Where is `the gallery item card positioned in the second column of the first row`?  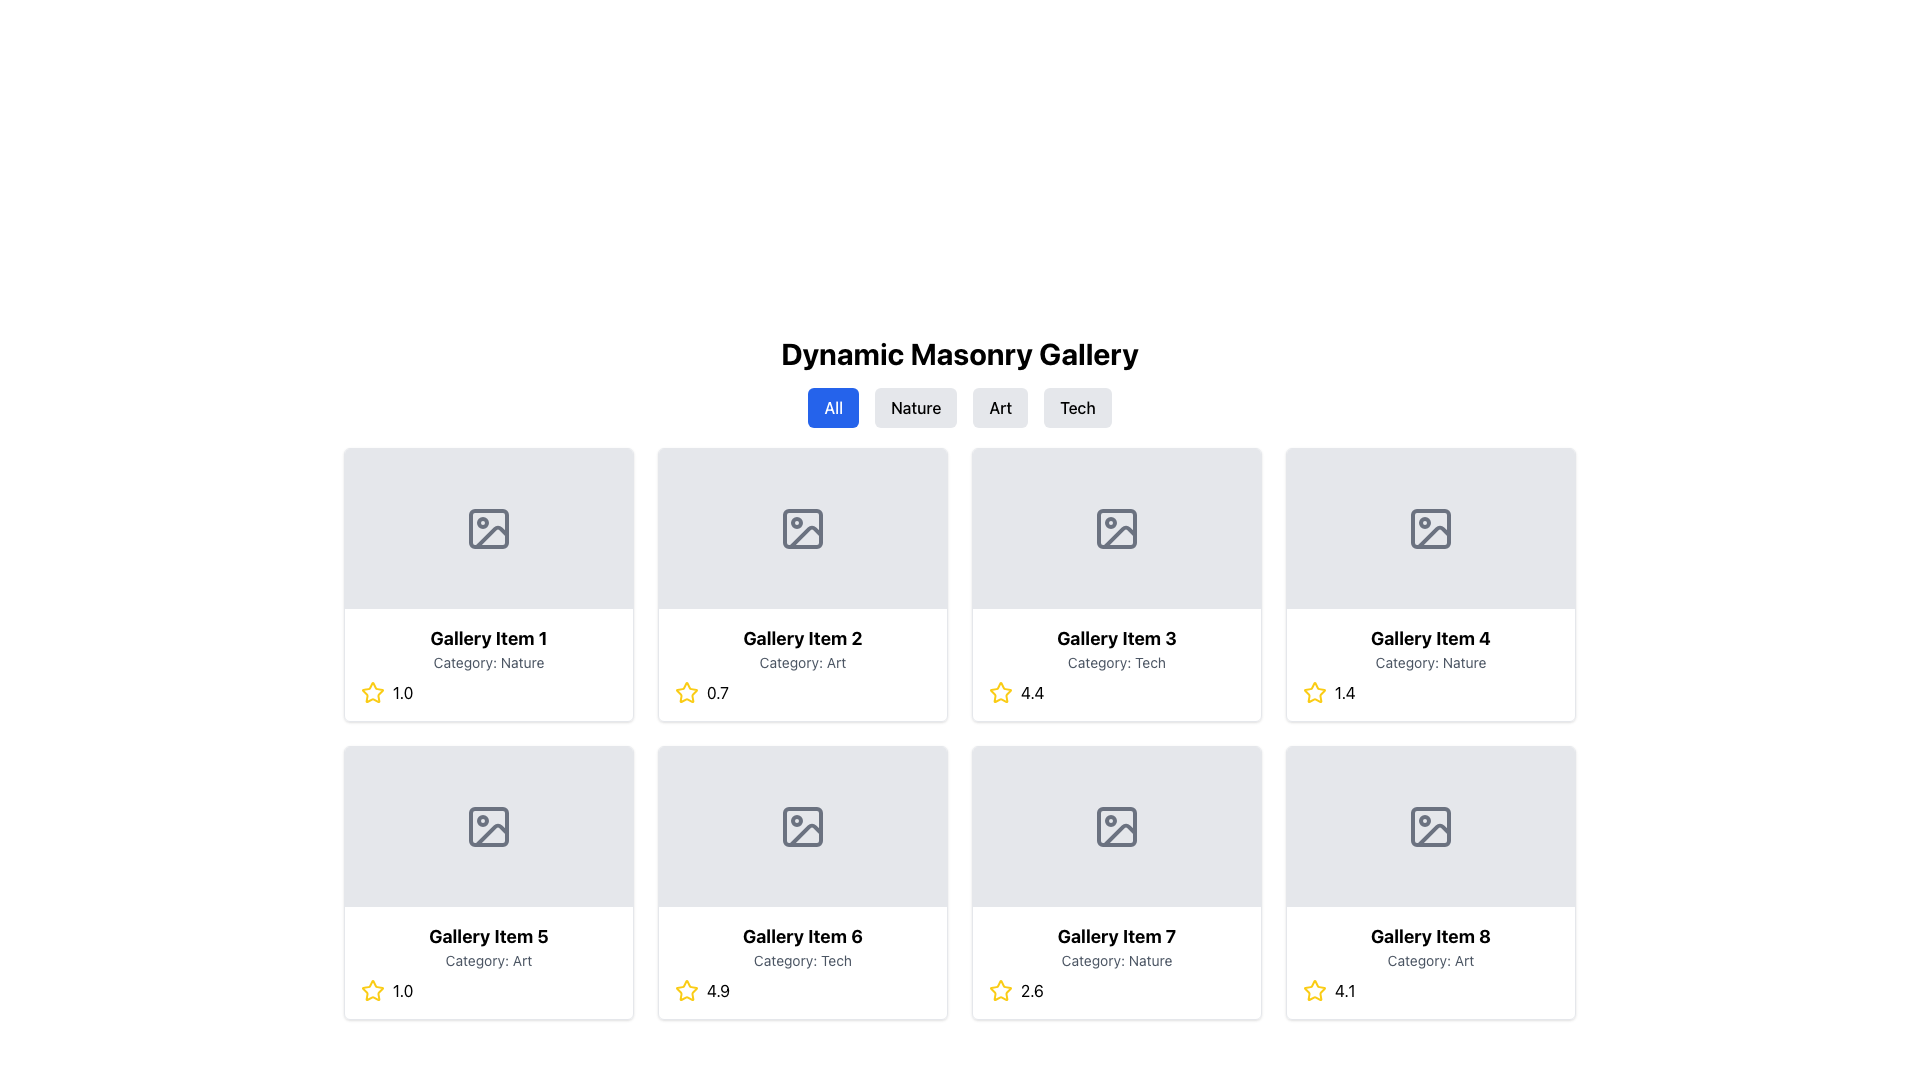
the gallery item card positioned in the second column of the first row is located at coordinates (802, 664).